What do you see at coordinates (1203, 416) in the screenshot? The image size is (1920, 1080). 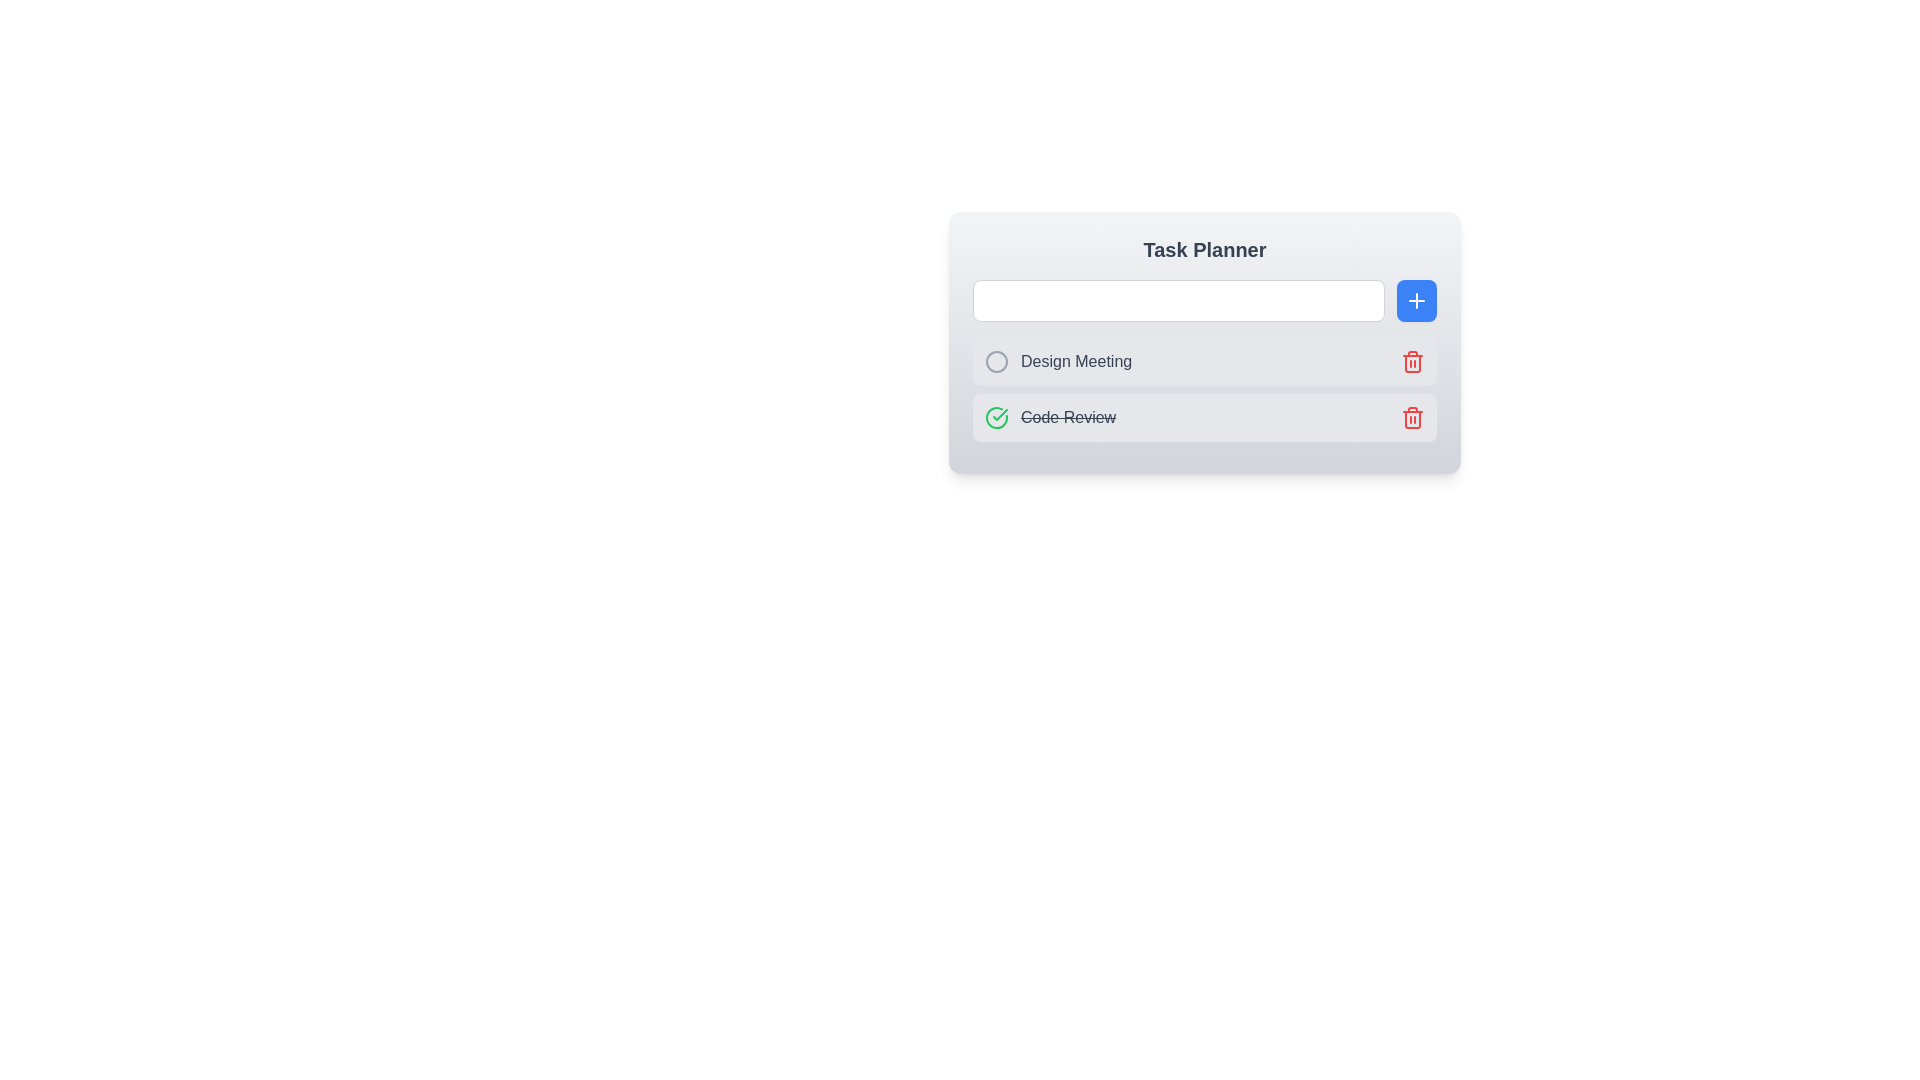 I see `the List item labeled 'Code Review' to navigate through the Task Planner` at bounding box center [1203, 416].